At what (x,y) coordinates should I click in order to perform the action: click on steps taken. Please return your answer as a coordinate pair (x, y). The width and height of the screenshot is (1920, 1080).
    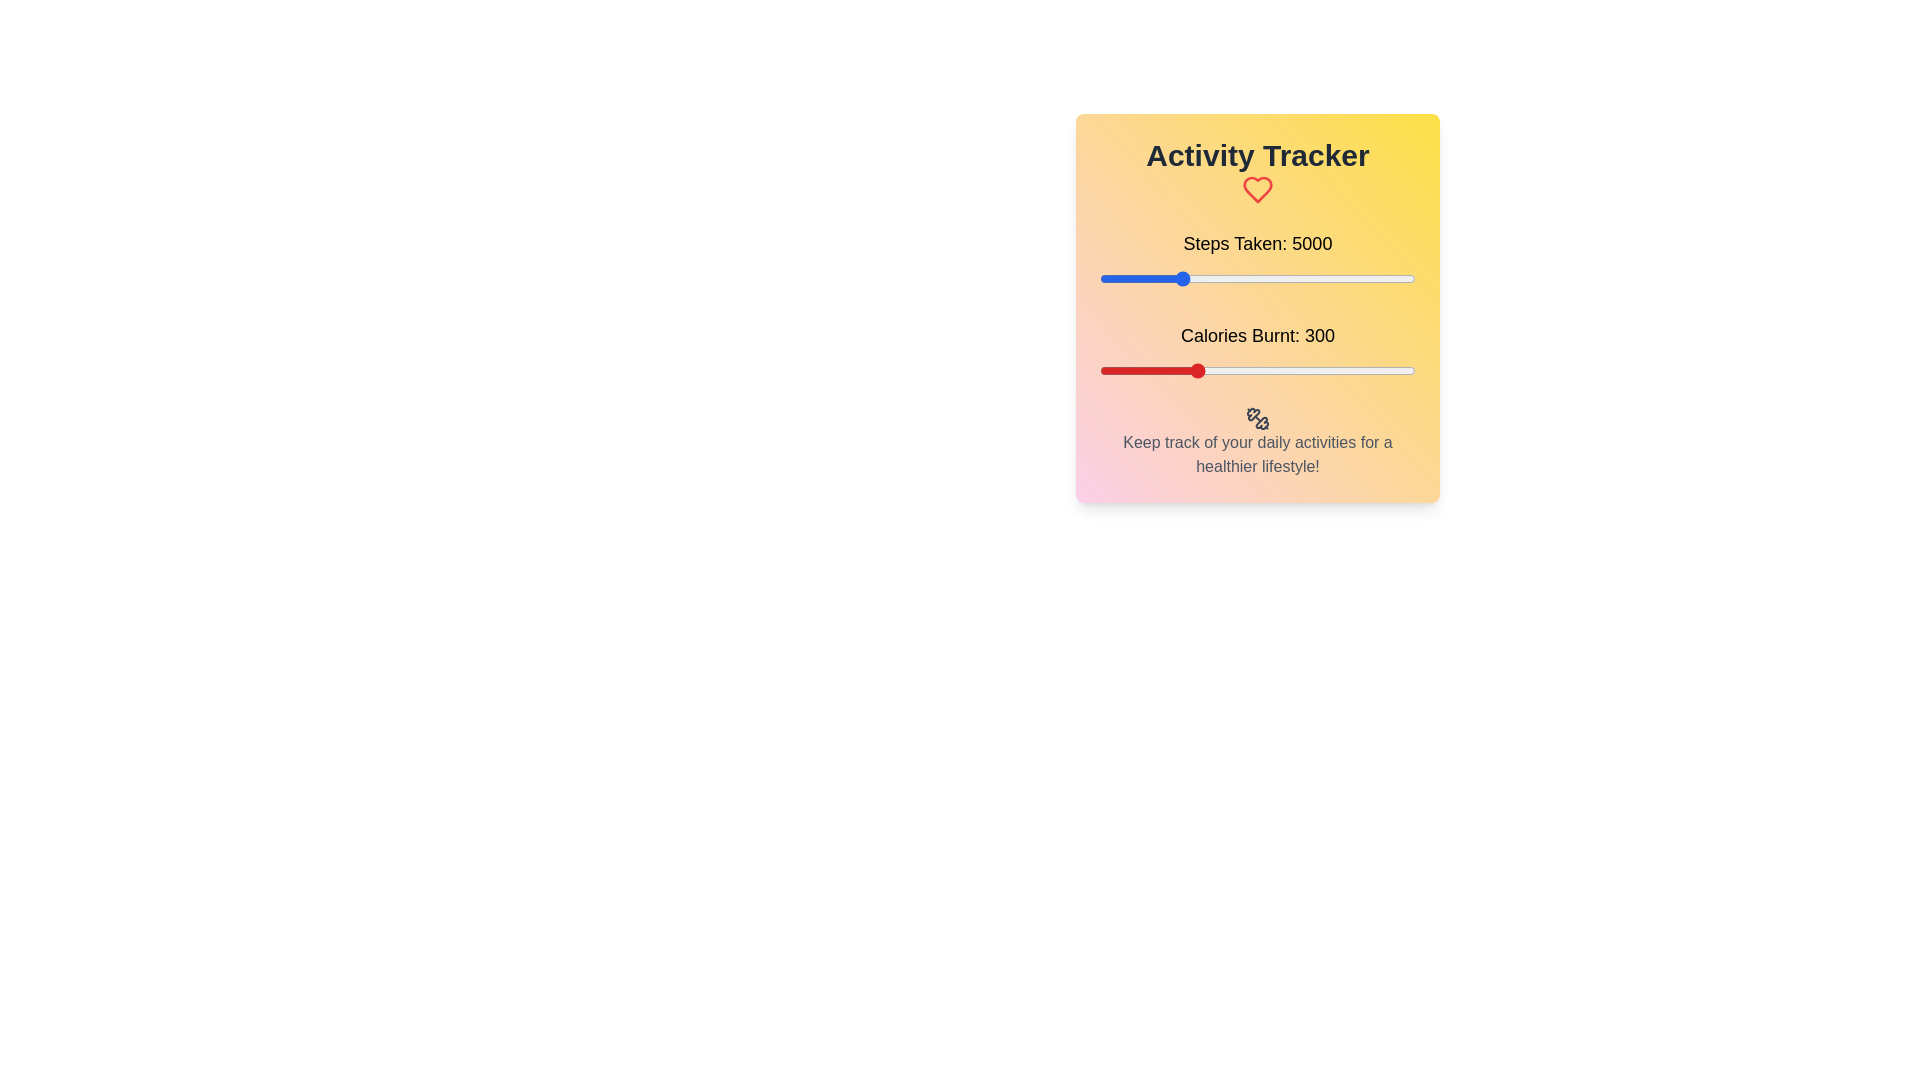
    Looking at the image, I should click on (1394, 278).